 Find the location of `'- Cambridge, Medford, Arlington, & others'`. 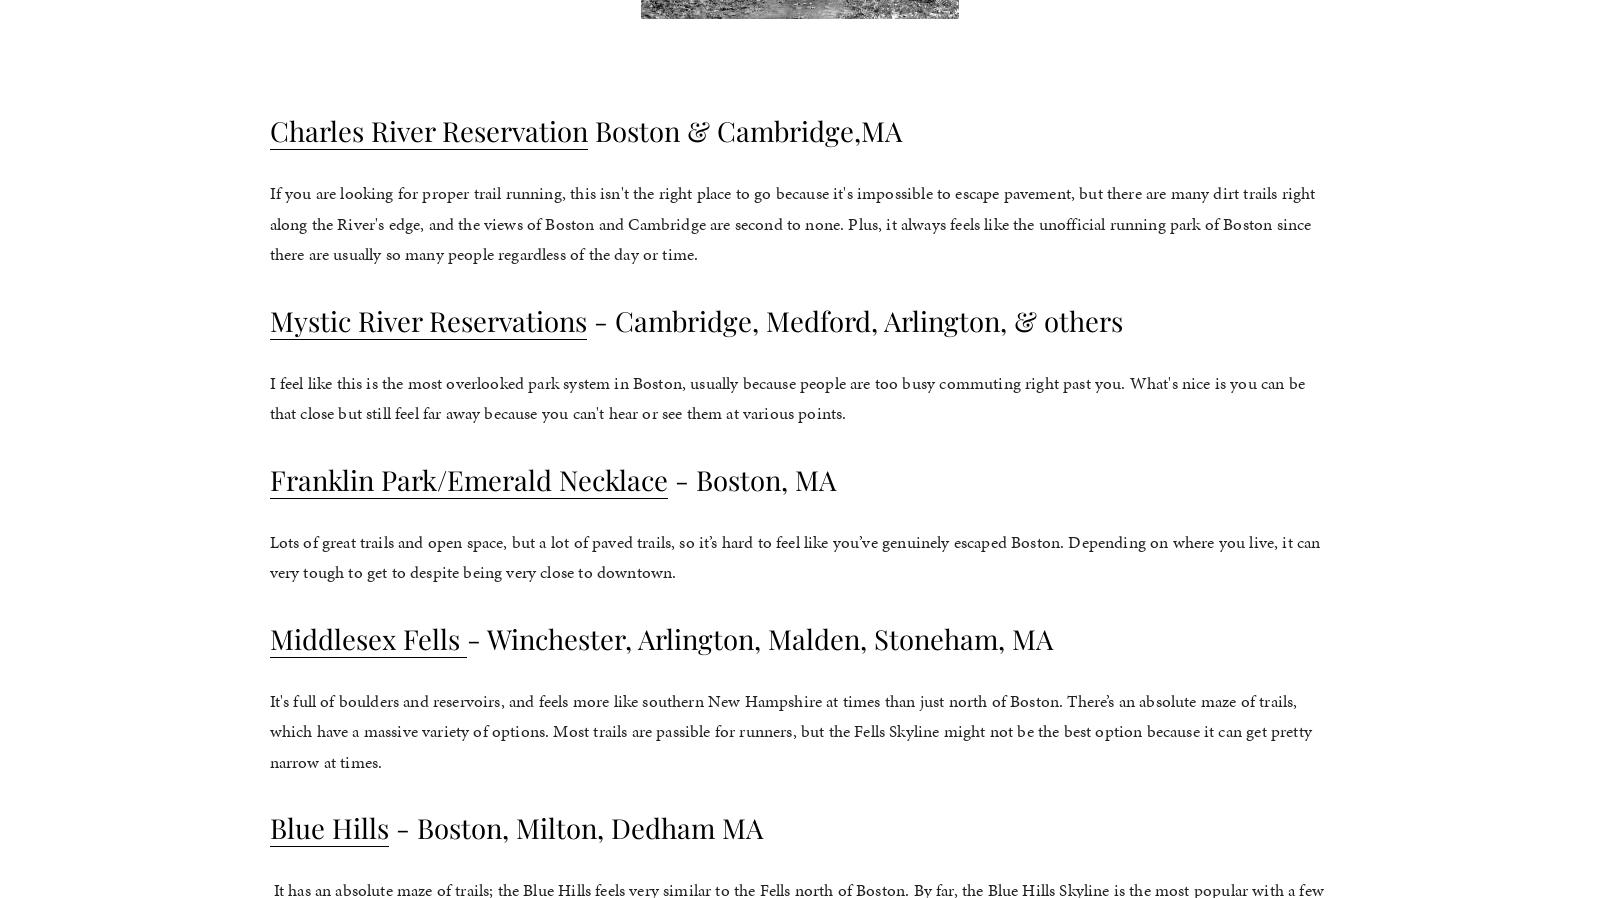

'- Cambridge, Medford, Arlington, & others' is located at coordinates (585, 319).